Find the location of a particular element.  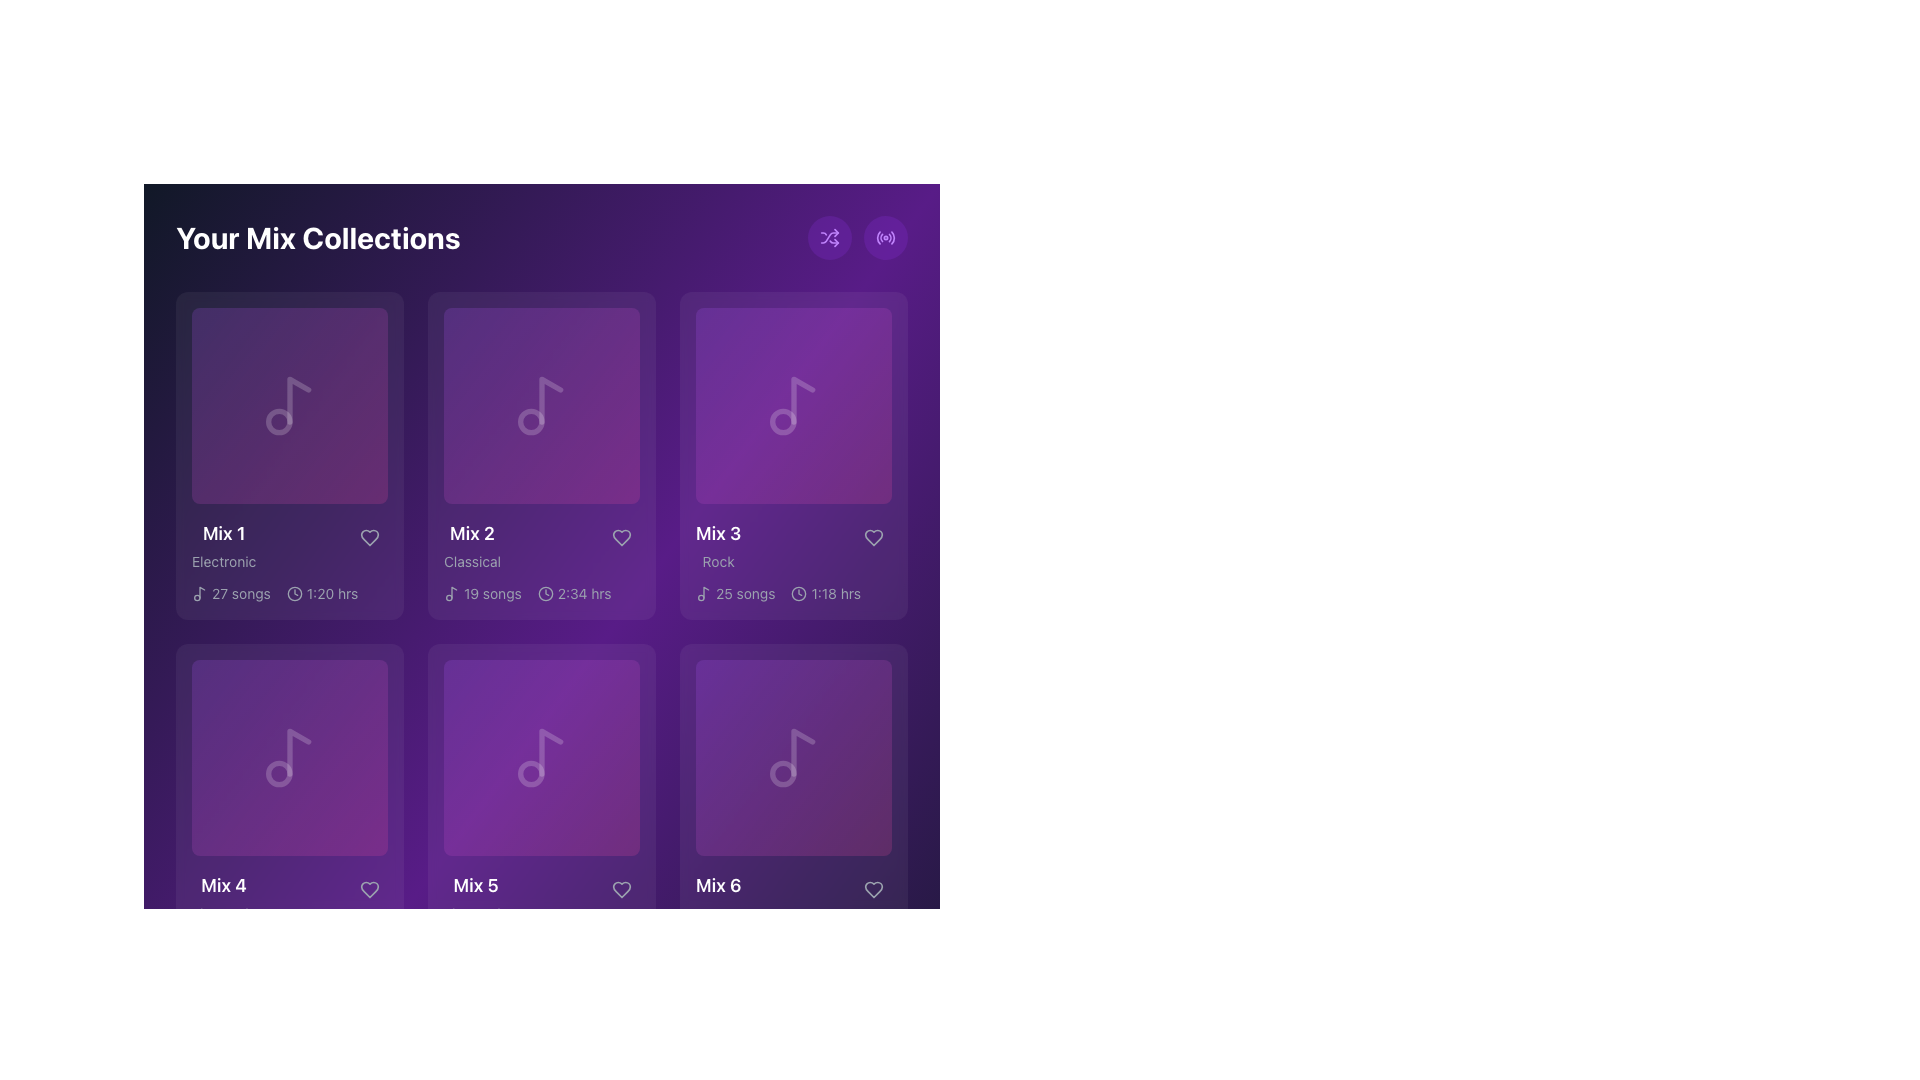

SVG circle graphic element which represents the circular part of the music card's icon, located in the lower-left area of the musical note icon within the 'Mix 2' card in the 'Your Mix Collections' section is located at coordinates (531, 420).